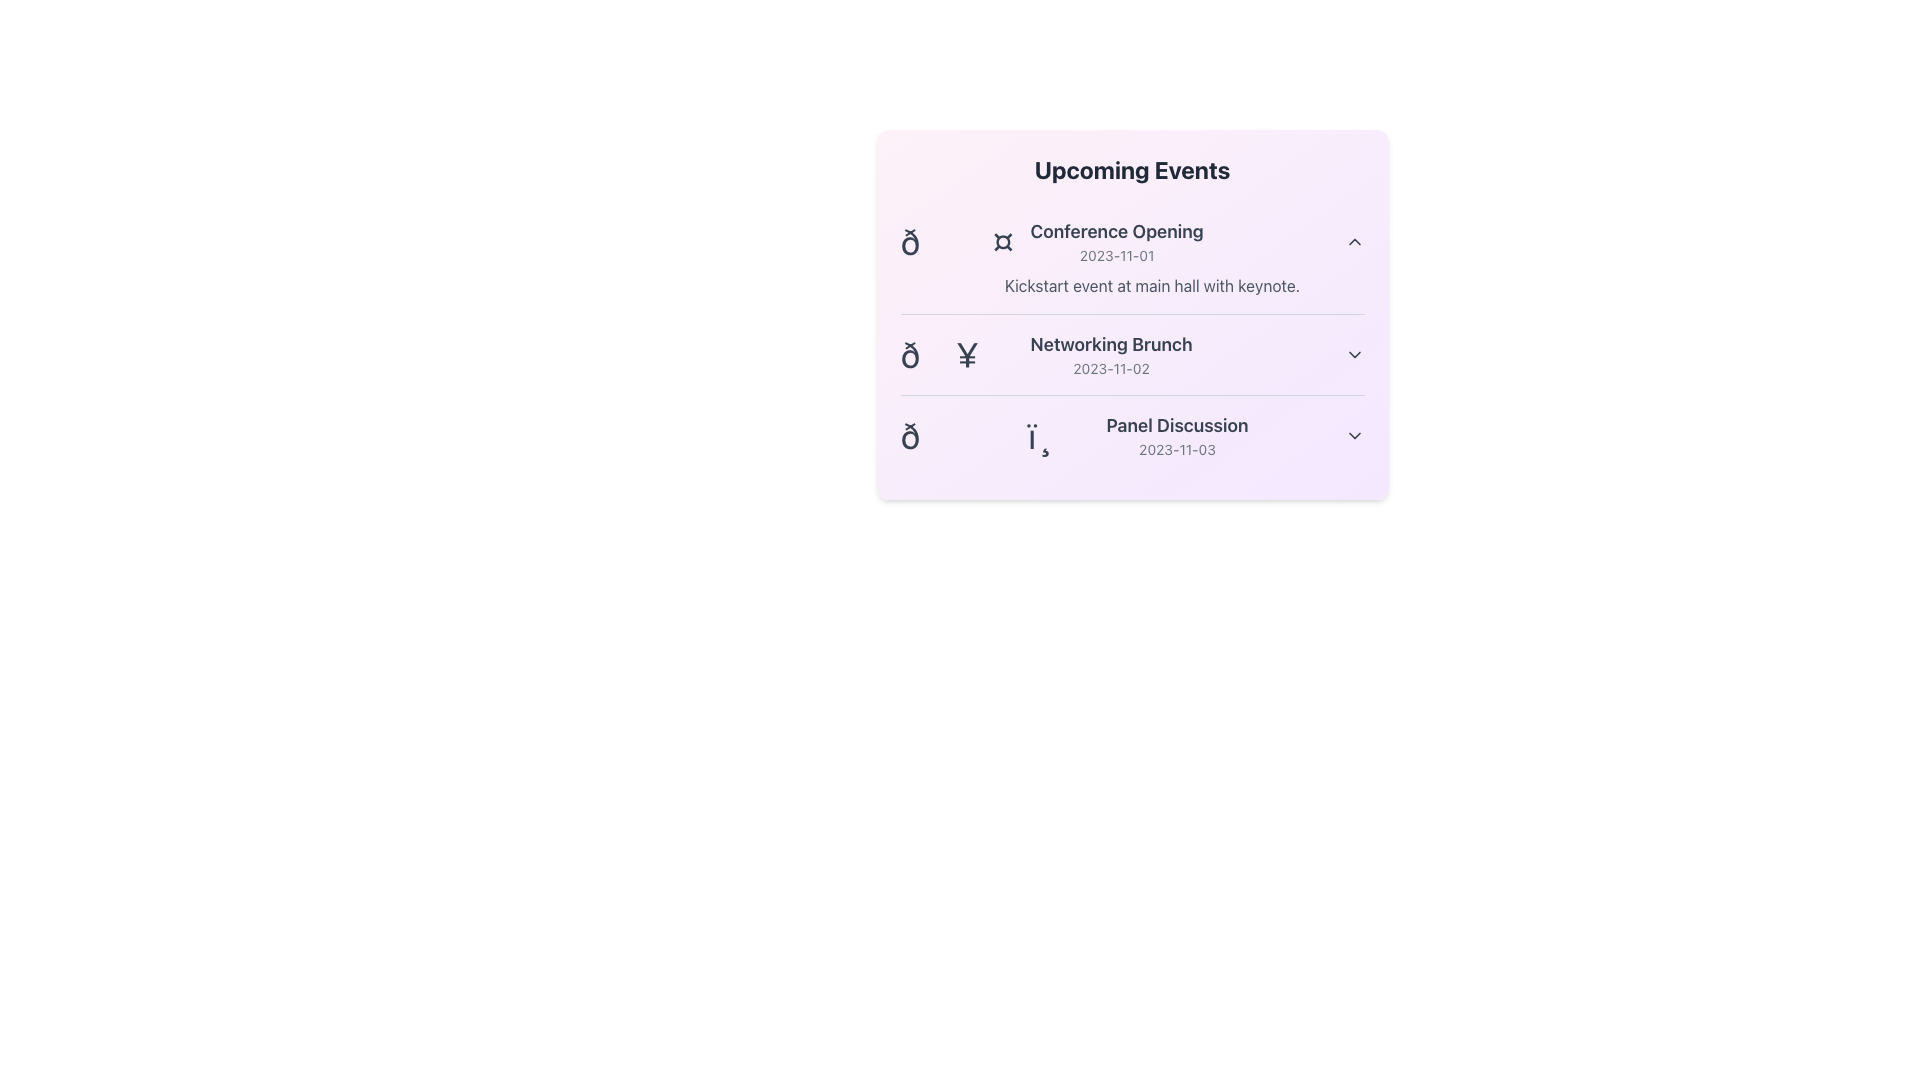 Image resolution: width=1920 pixels, height=1080 pixels. Describe the element at coordinates (1177, 434) in the screenshot. I see `the 'Panel Discussion' text element in the Upcoming Events list, which features bold text and a date below it` at that location.